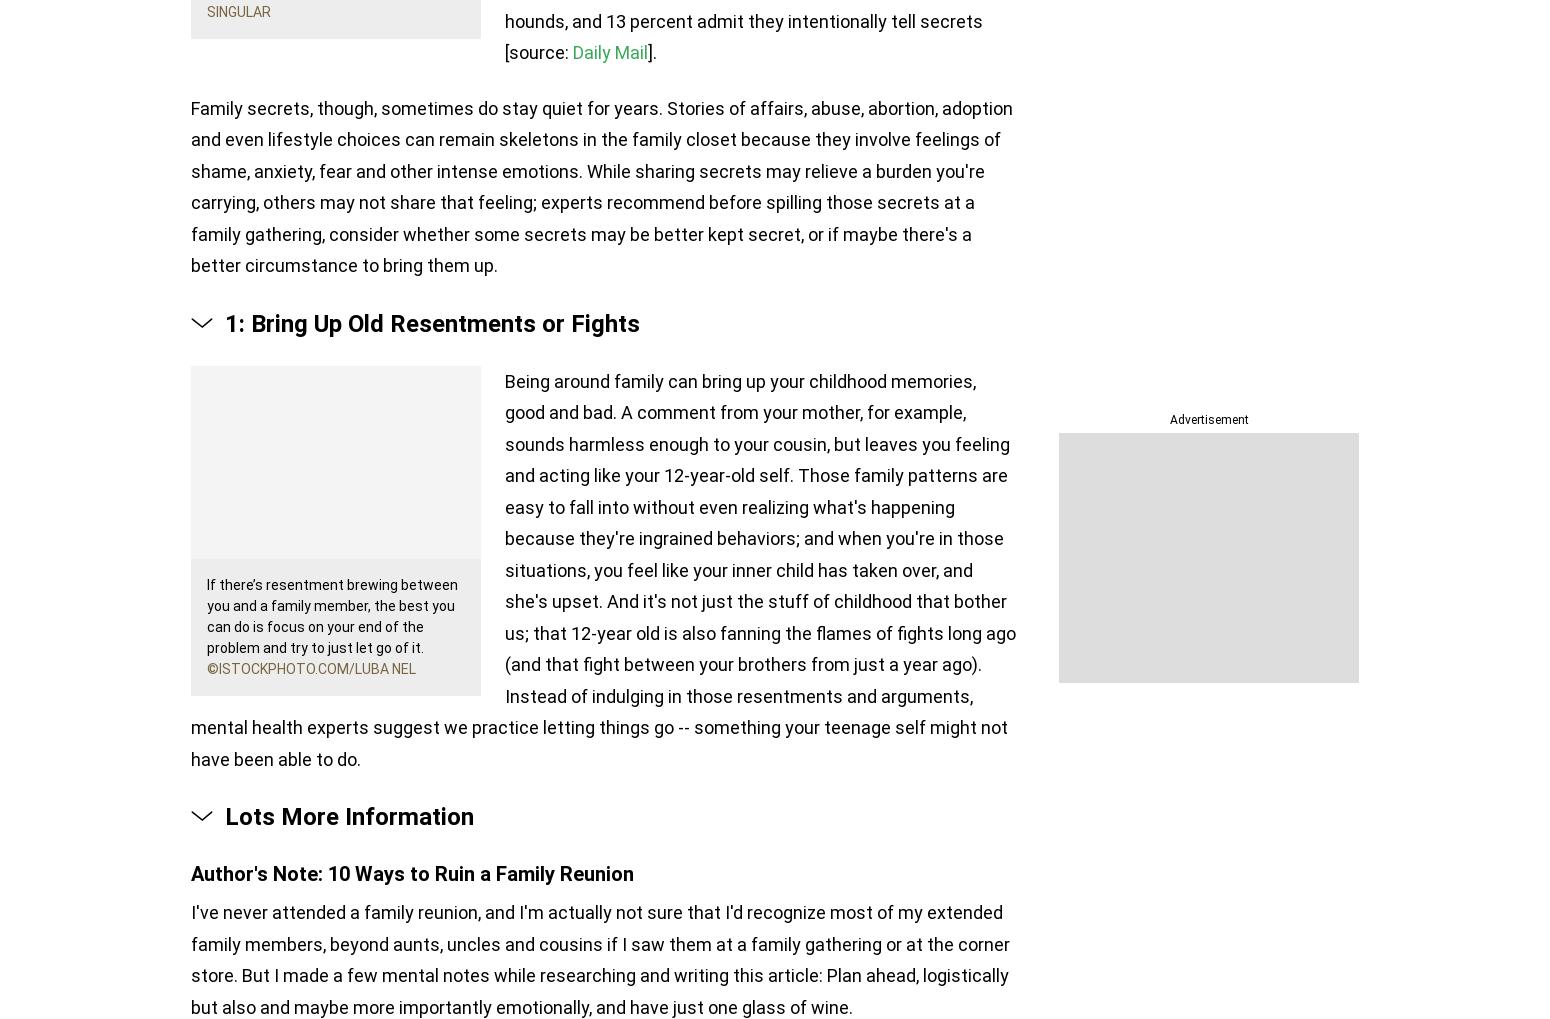  Describe the element at coordinates (600, 958) in the screenshot. I see `'I've never attended a family reunion, and I'm actually not sure that I'd recognize most of my extended family members, beyond aunts, uncles and cousins if I saw them at a family gathering or at the corner store. But I made a few mental notes while researching and writing this article: Plan ahead, logistically but also and maybe more importantly emotionally, and have just one glass of wine.'` at that location.